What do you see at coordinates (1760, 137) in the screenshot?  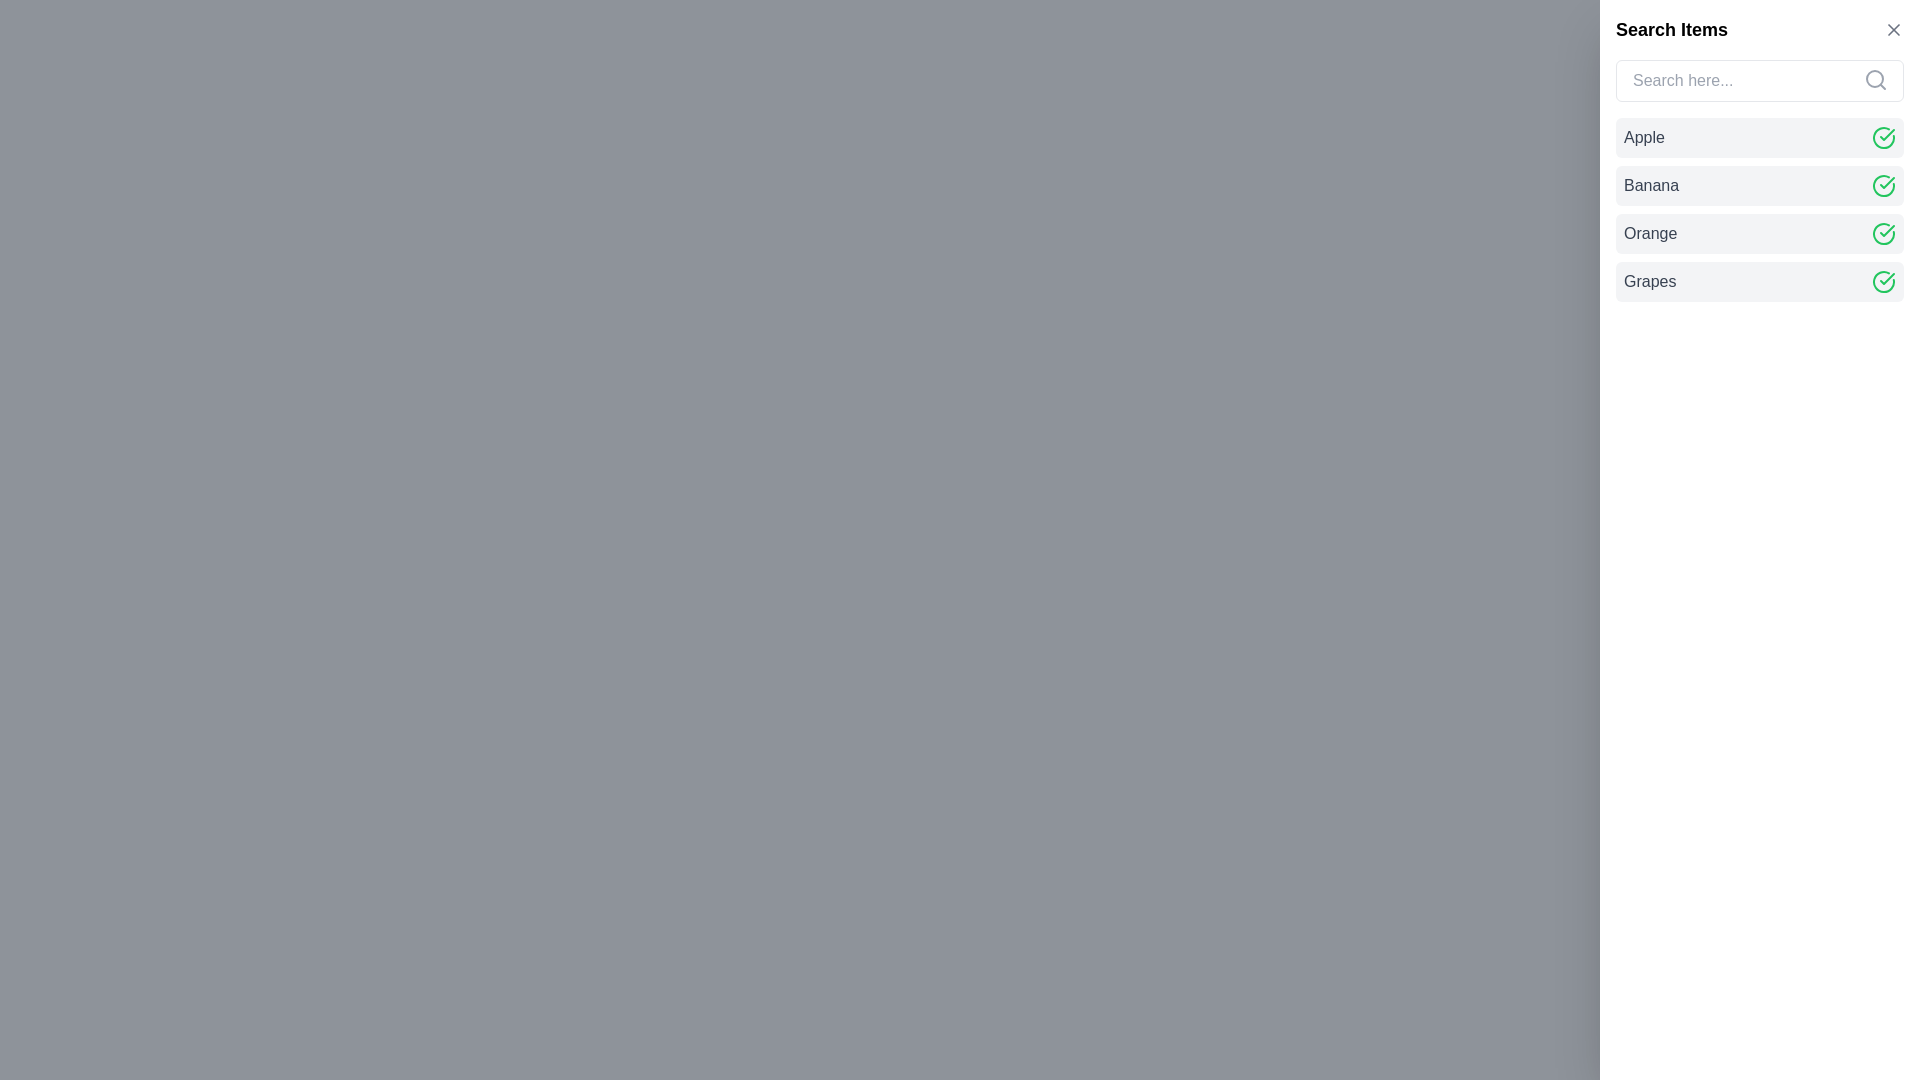 I see `the first item in the sidebar list labeled 'Apple', which is positioned at the top of the vertical list containing 'Apple', 'Banana', 'Orange', and 'Grapes'` at bounding box center [1760, 137].